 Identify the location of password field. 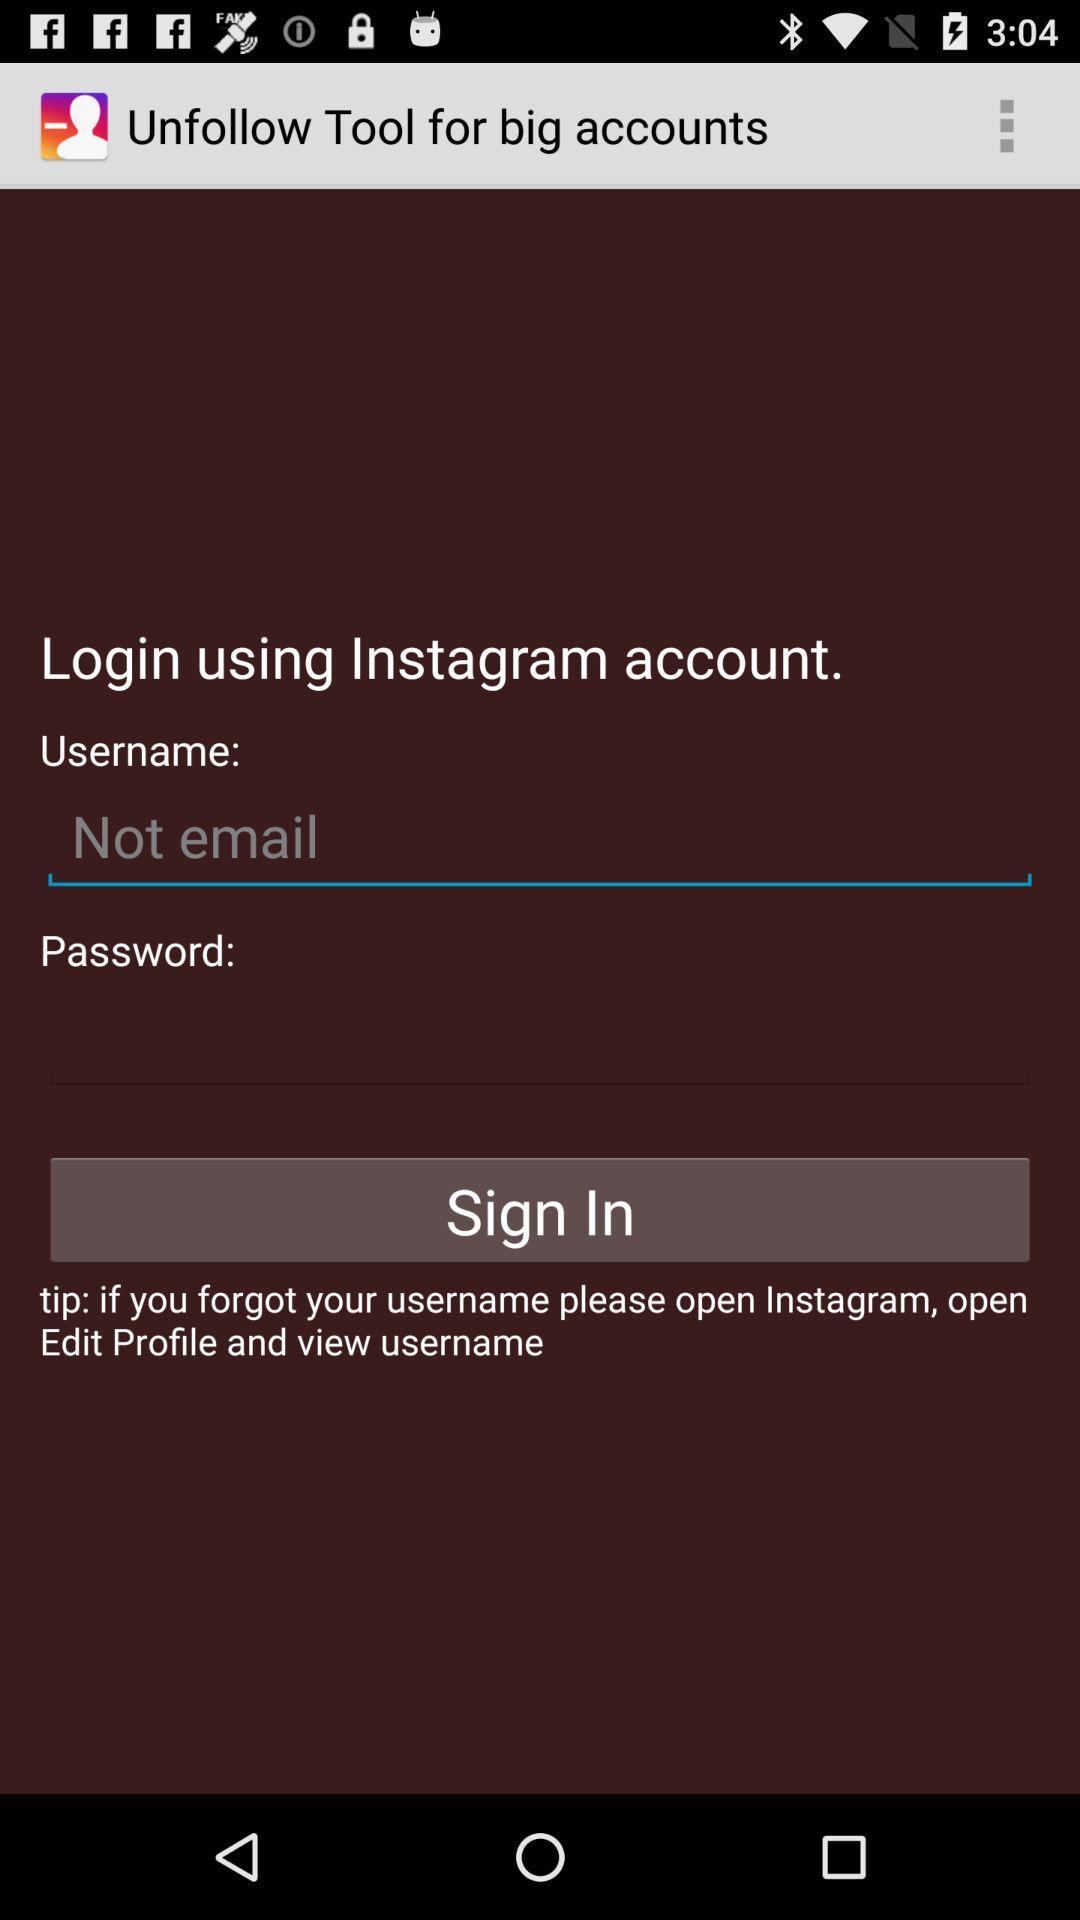
(540, 1036).